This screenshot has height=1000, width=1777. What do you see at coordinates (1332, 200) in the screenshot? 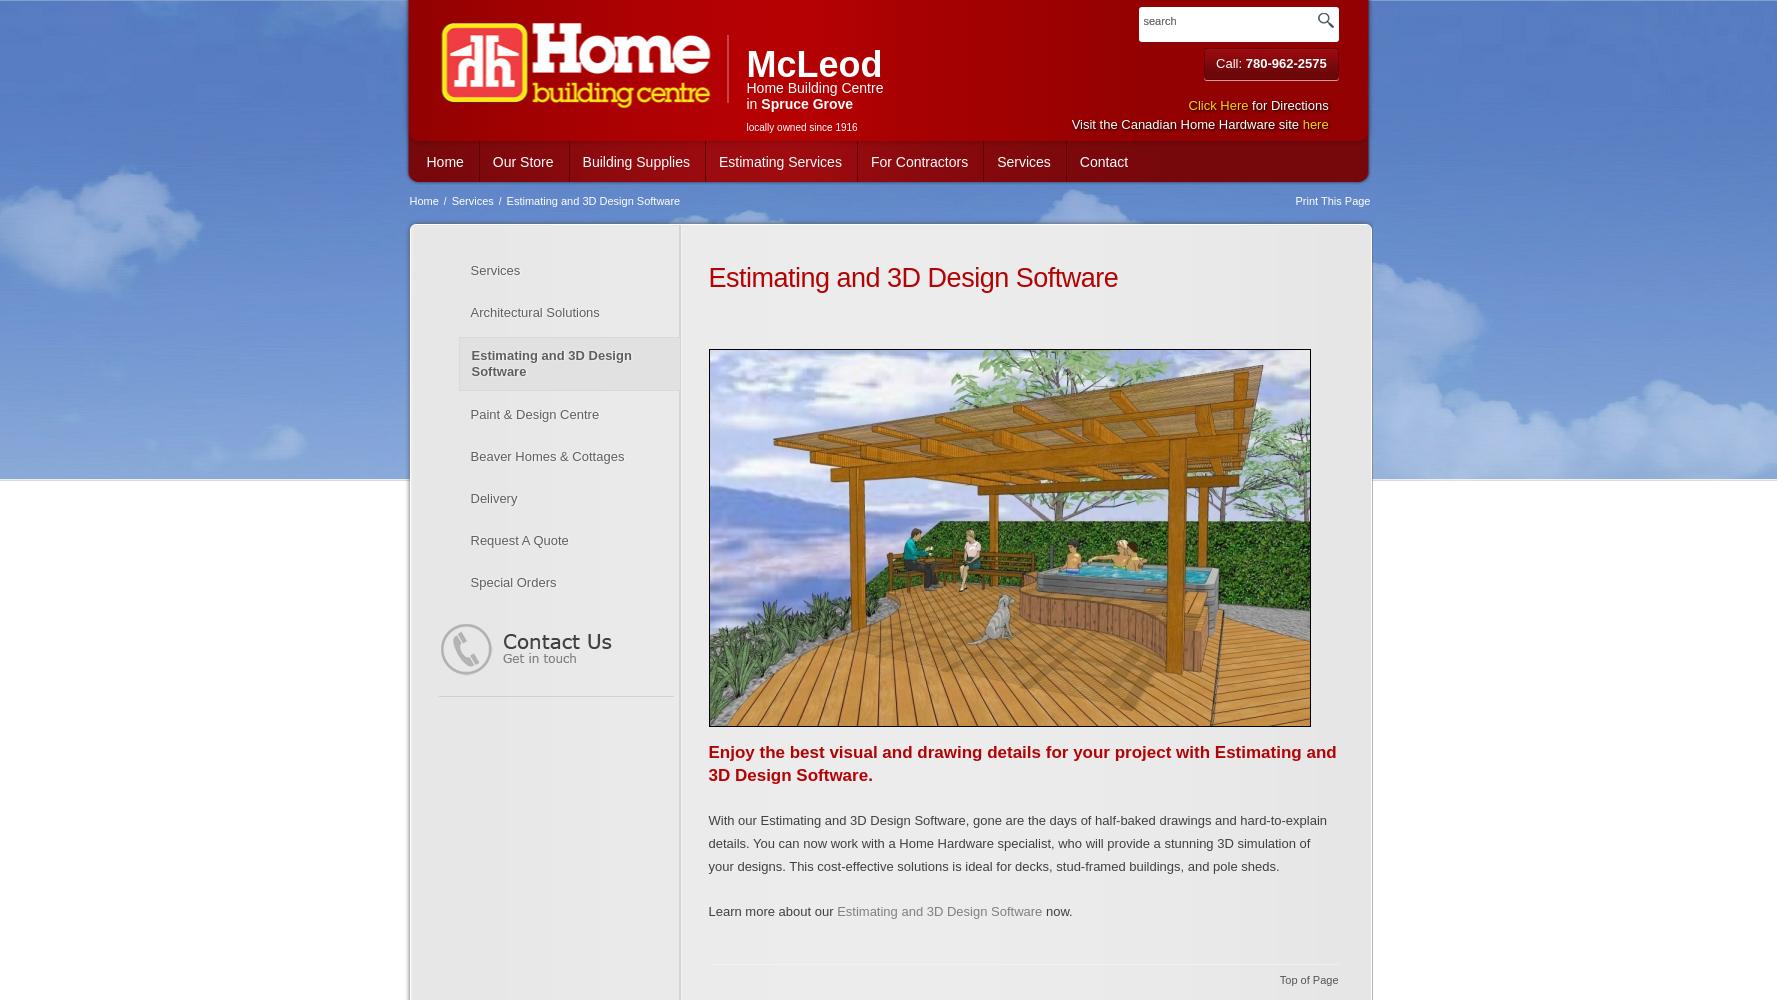
I see `'Print This Page'` at bounding box center [1332, 200].